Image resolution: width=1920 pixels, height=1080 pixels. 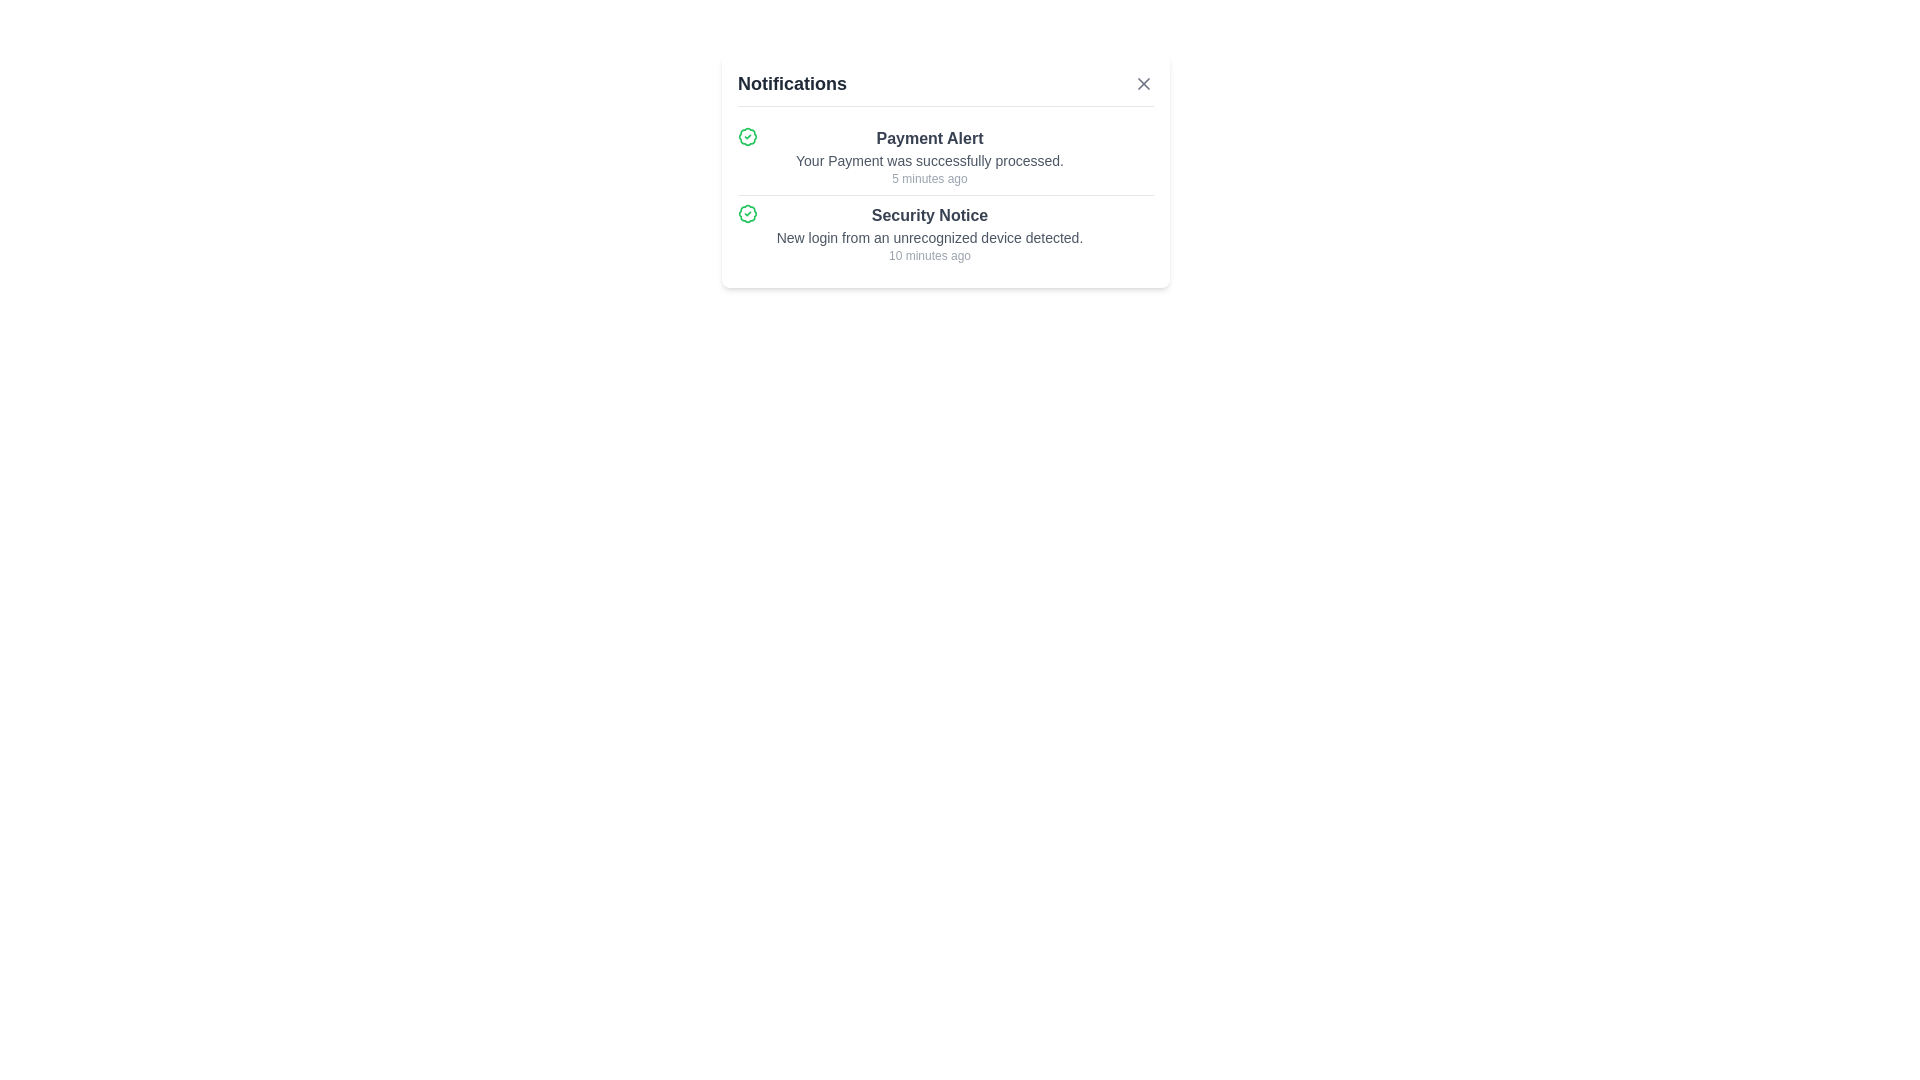 What do you see at coordinates (747, 213) in the screenshot?
I see `the circular icon with a green outline and a checkmark, which indicates a positive status or approval, located to the left of the 'Security Notice' text` at bounding box center [747, 213].